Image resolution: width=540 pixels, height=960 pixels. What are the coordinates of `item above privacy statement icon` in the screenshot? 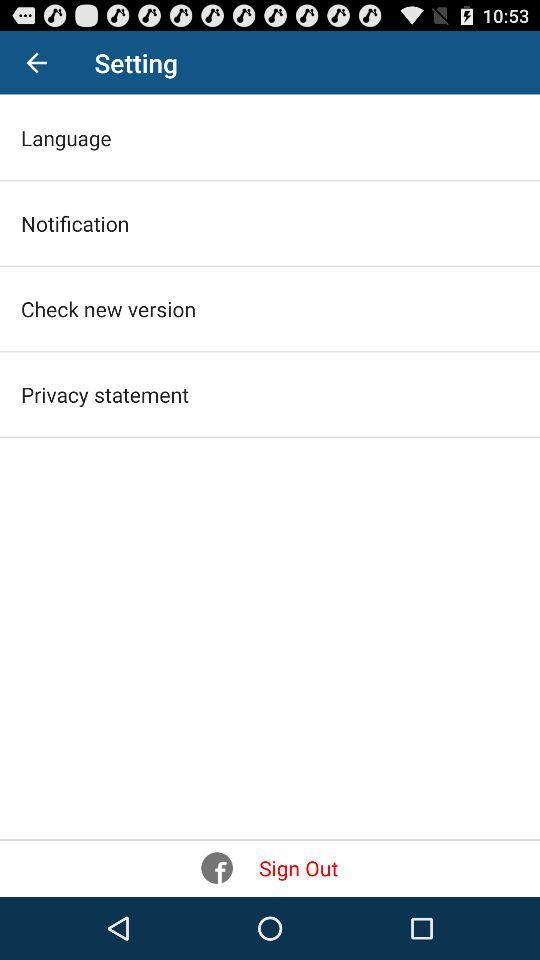 It's located at (108, 309).